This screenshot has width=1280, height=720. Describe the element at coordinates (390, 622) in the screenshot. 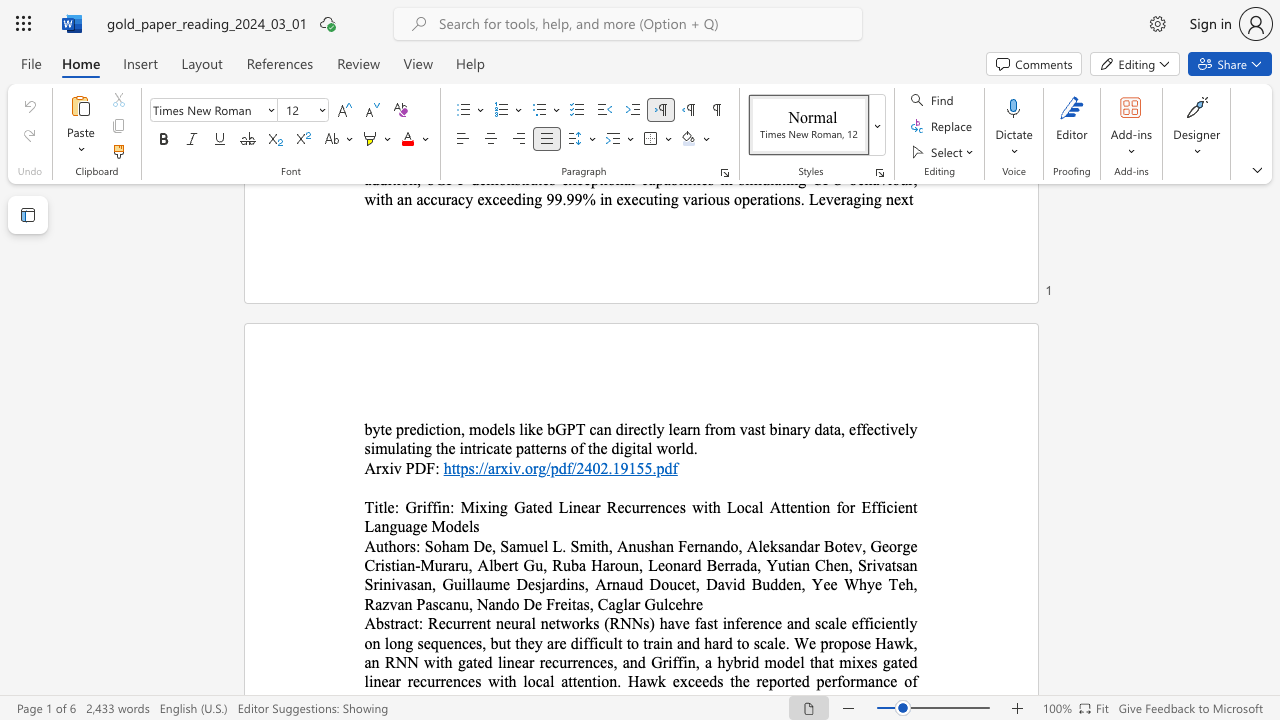

I see `the subset text "tr" within the text "Abstract:"` at that location.